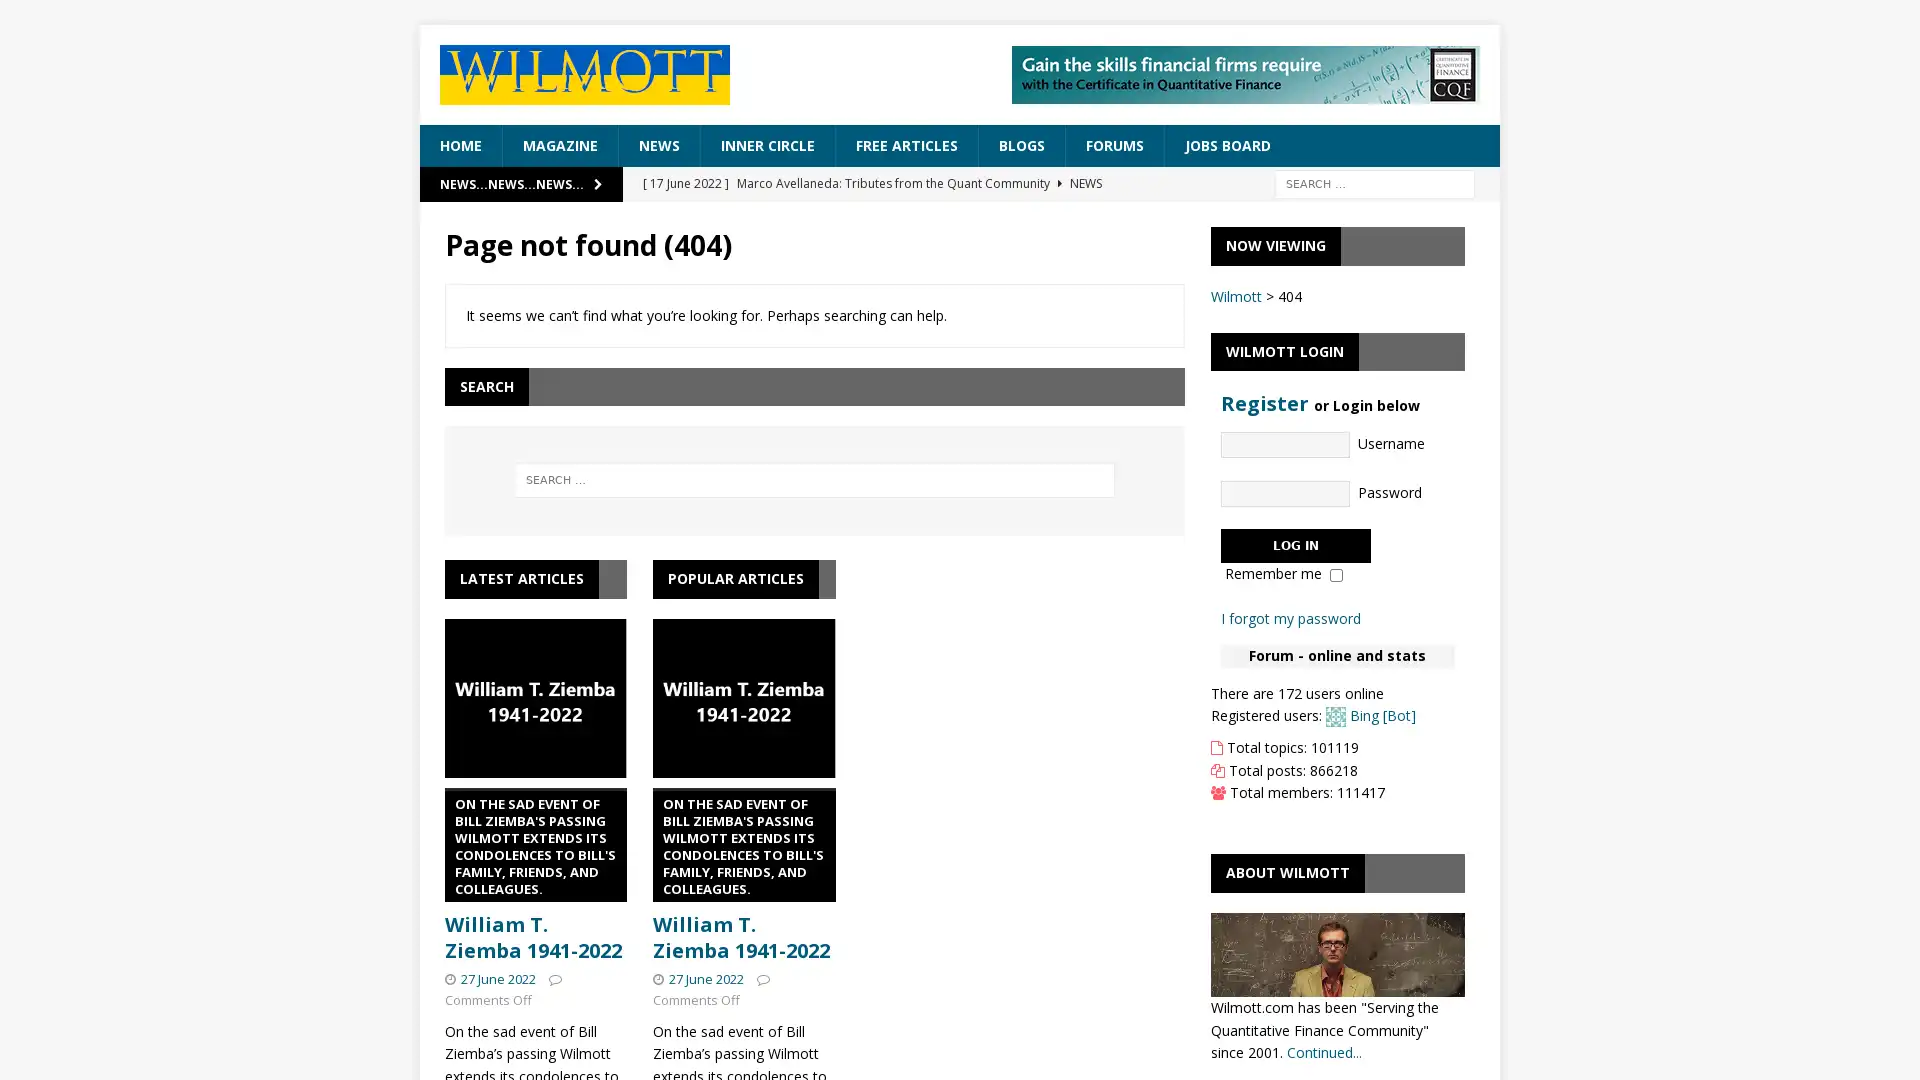  I want to click on Log In, so click(1295, 544).